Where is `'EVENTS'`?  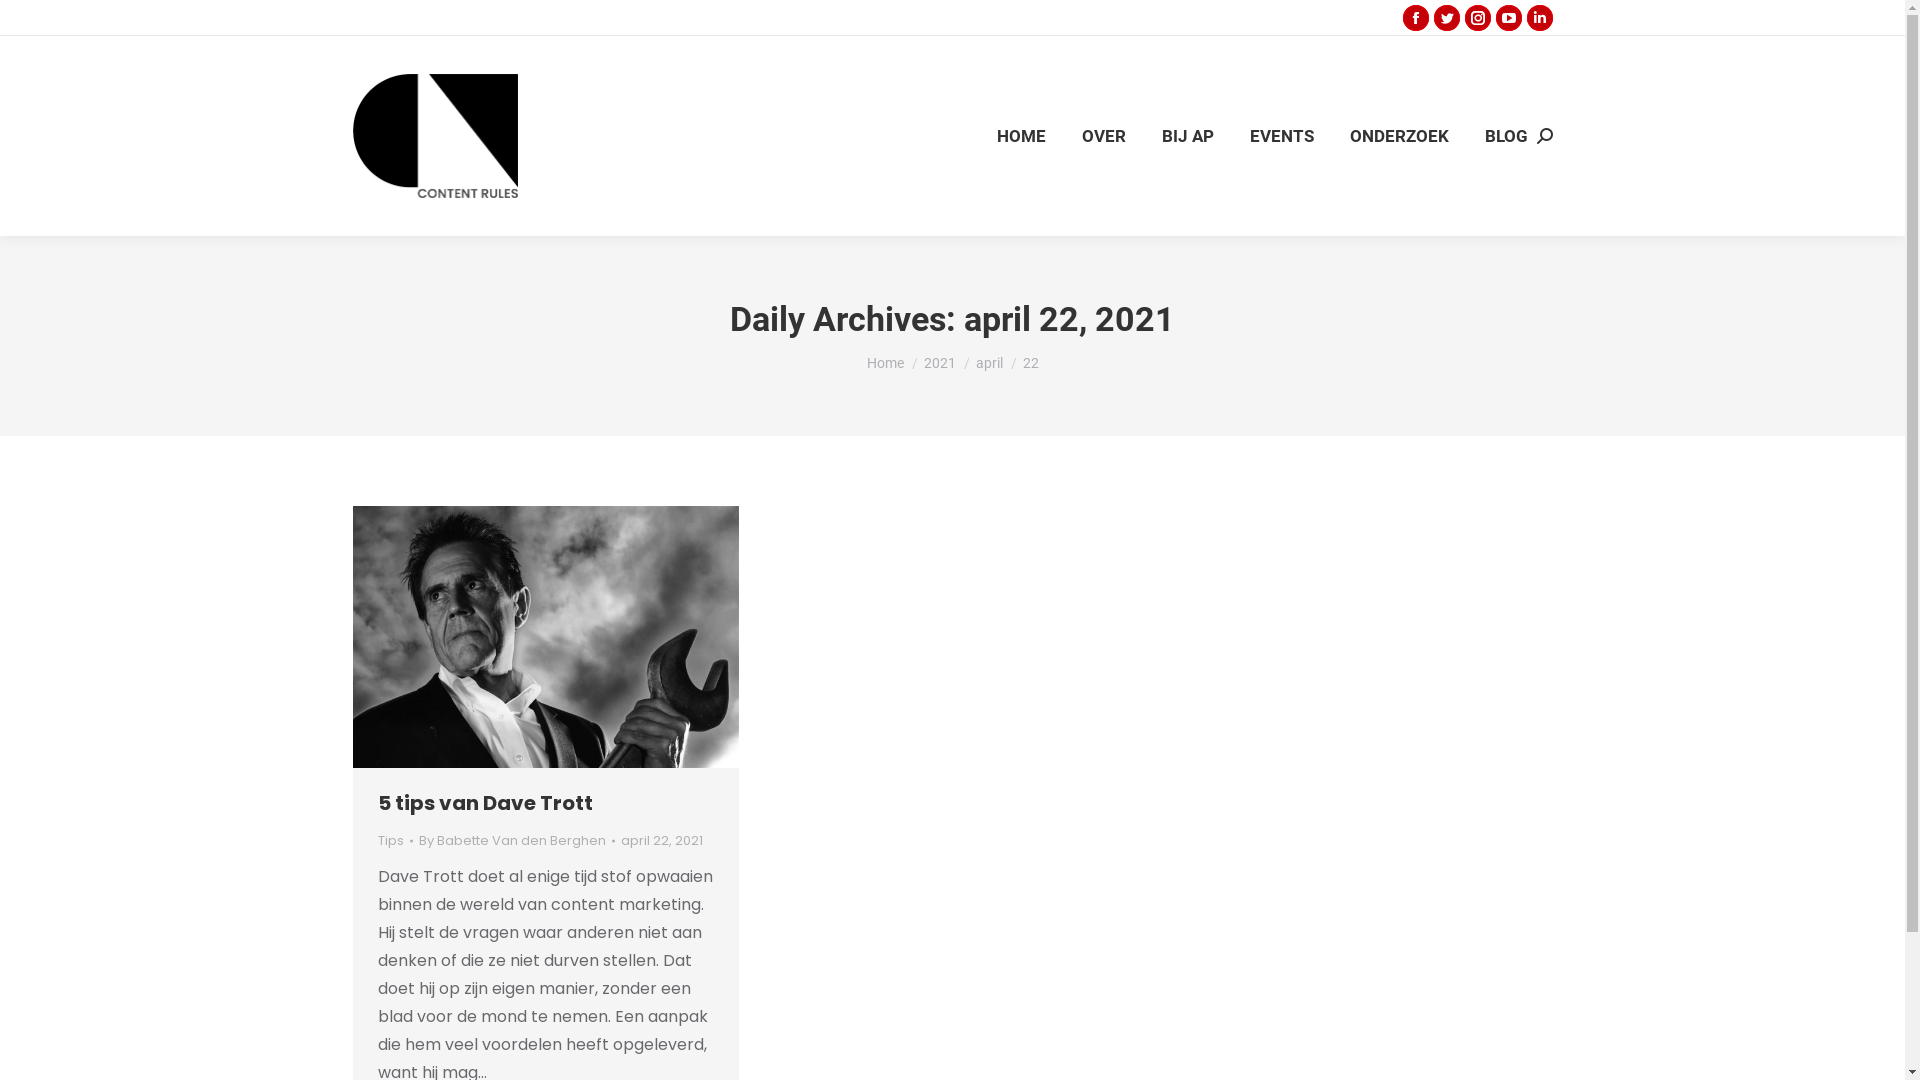 'EVENTS' is located at coordinates (1281, 135).